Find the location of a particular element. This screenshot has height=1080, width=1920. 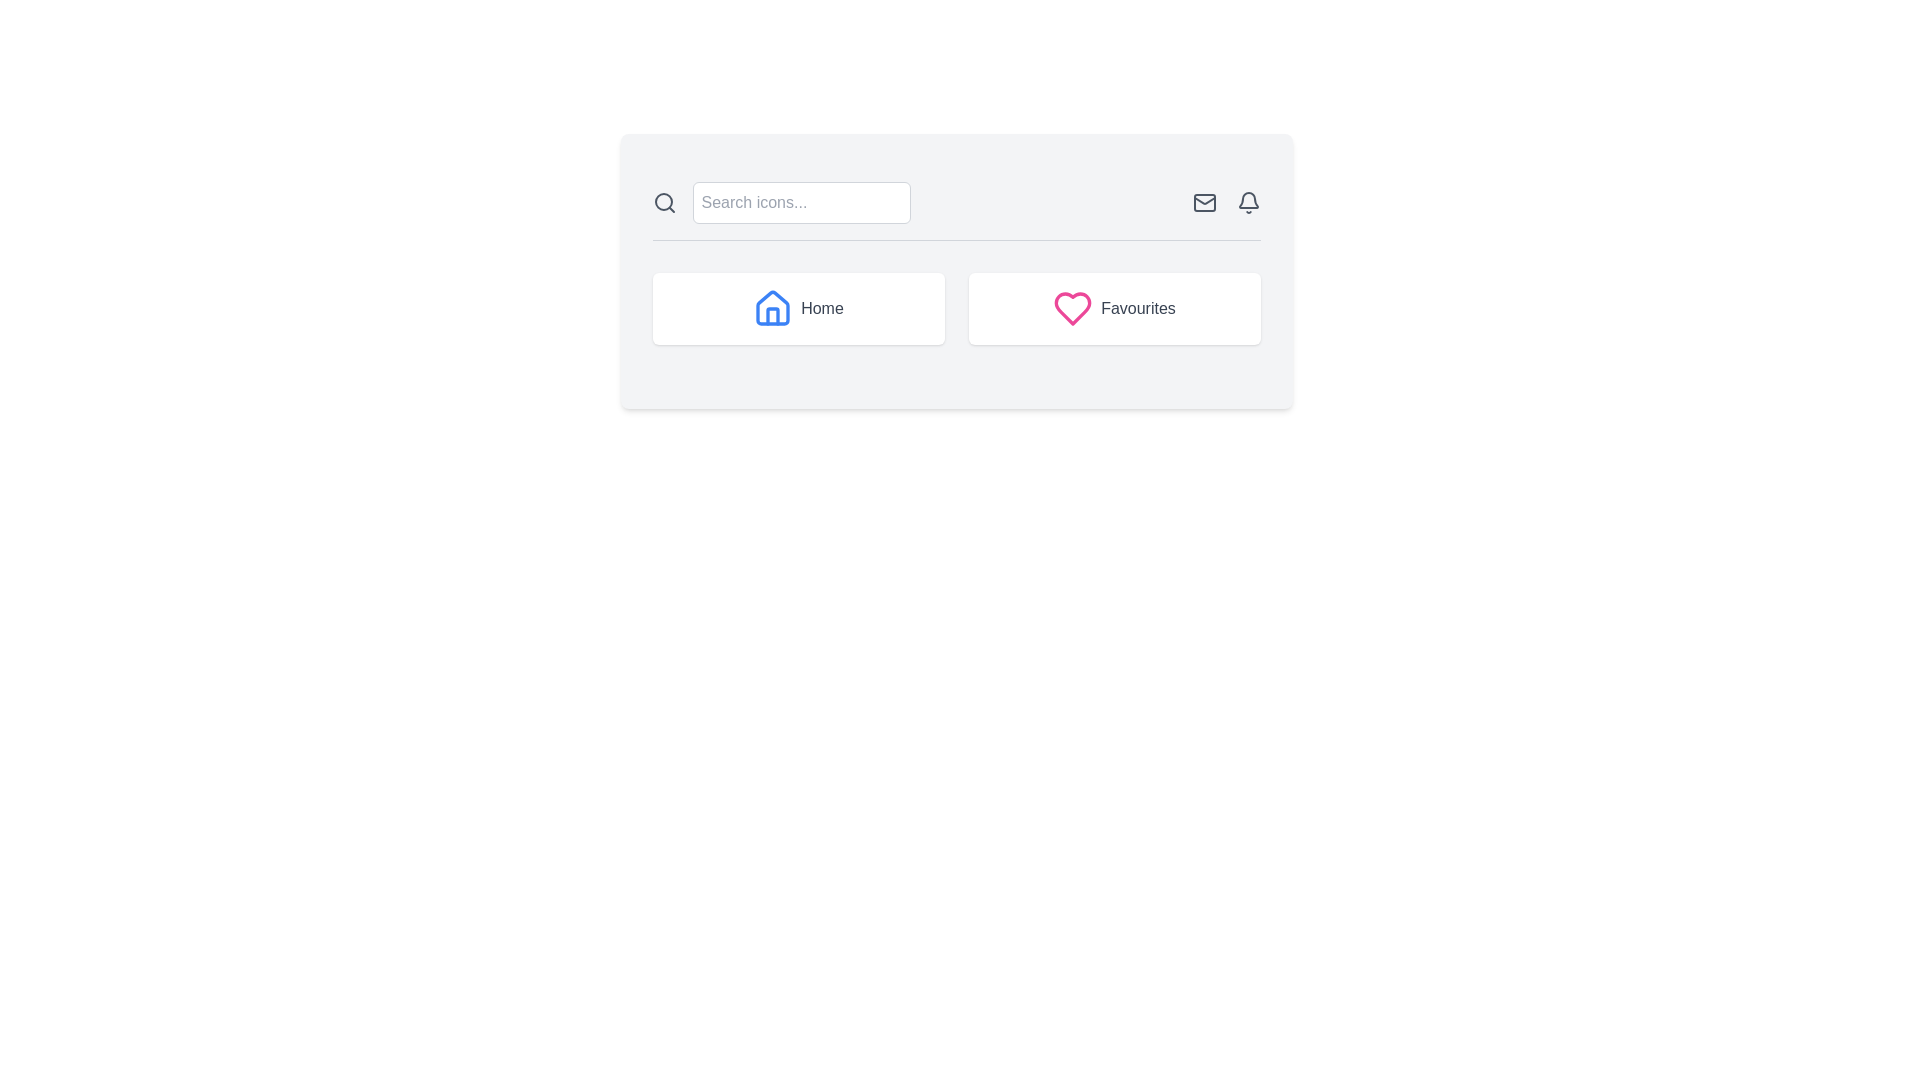

the favorites button located to the right of the Home button is located at coordinates (1113, 308).